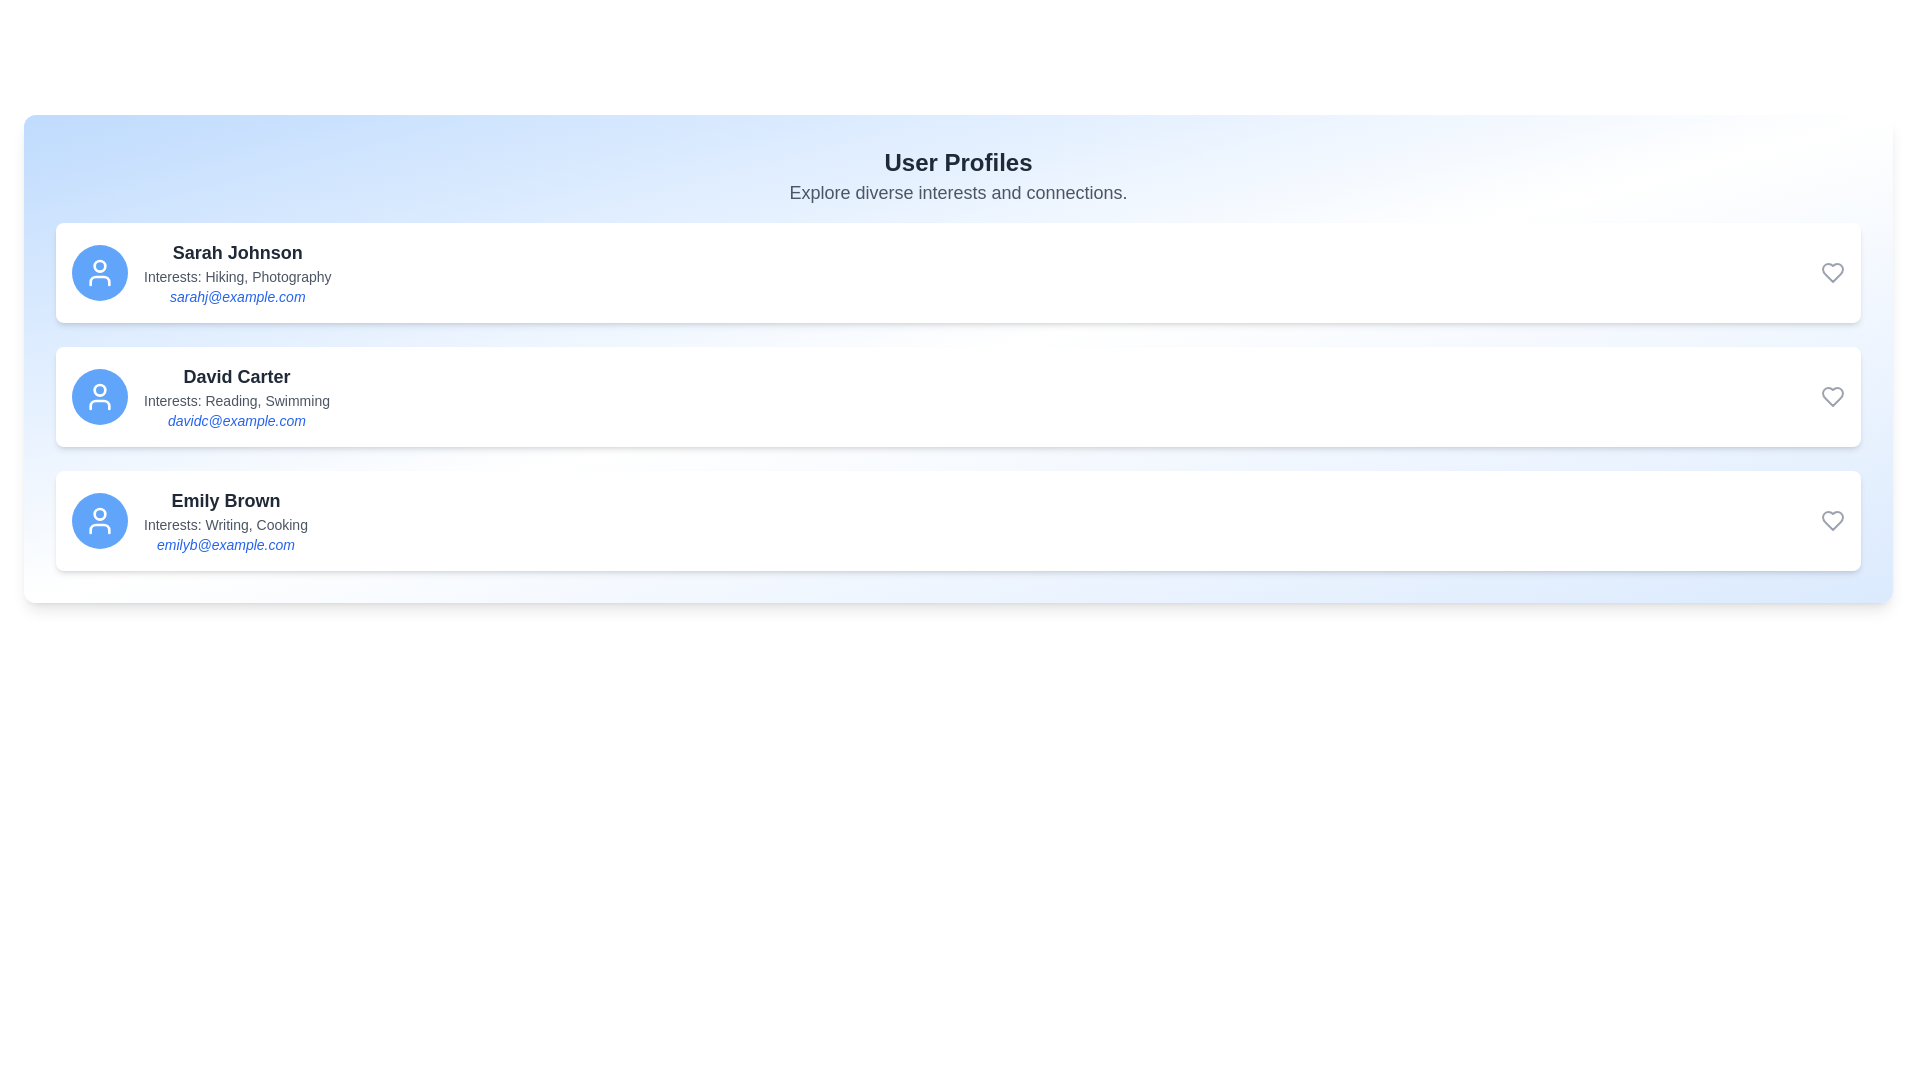 Image resolution: width=1920 pixels, height=1080 pixels. Describe the element at coordinates (957, 519) in the screenshot. I see `the user profile corresponding to Emily Brown` at that location.